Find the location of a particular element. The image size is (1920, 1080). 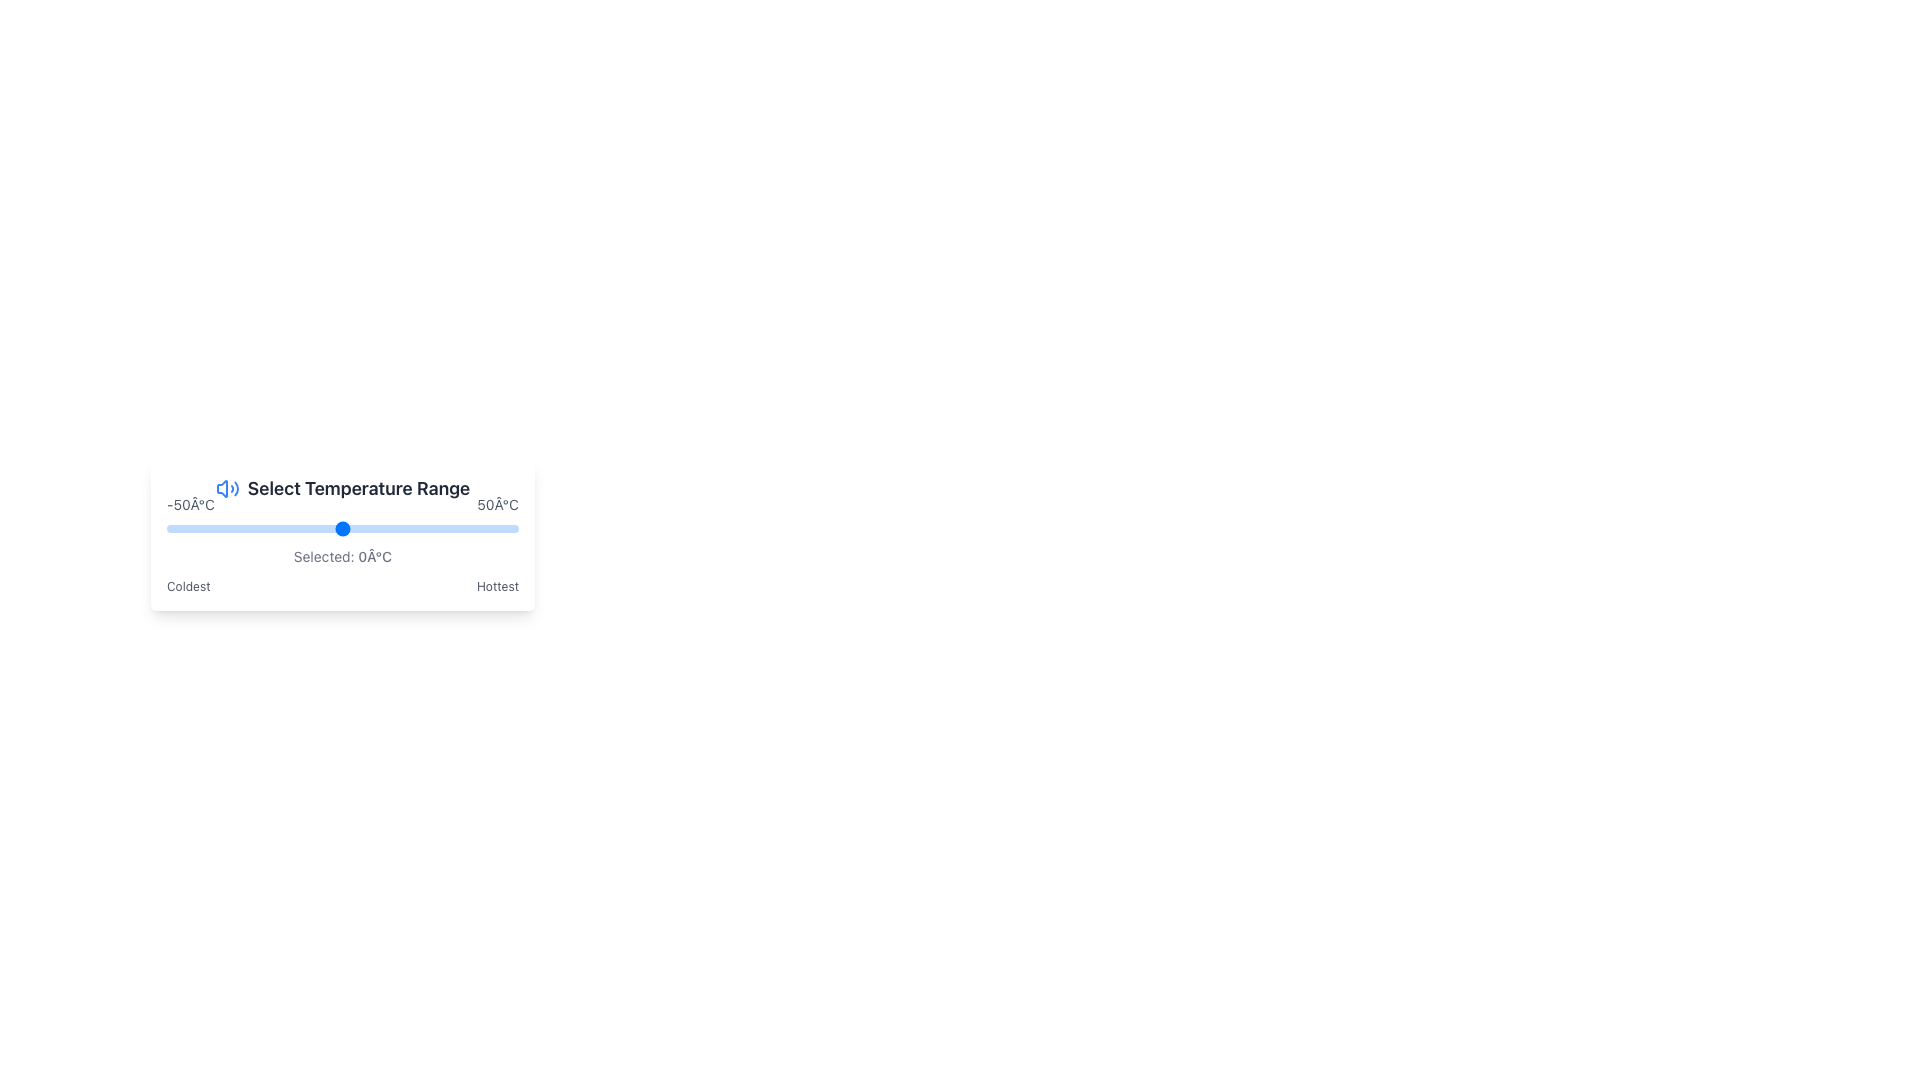

the speaker icon that represents audio-related settings, located at the far left before the text 'Select Temperature Range' is located at coordinates (227, 489).